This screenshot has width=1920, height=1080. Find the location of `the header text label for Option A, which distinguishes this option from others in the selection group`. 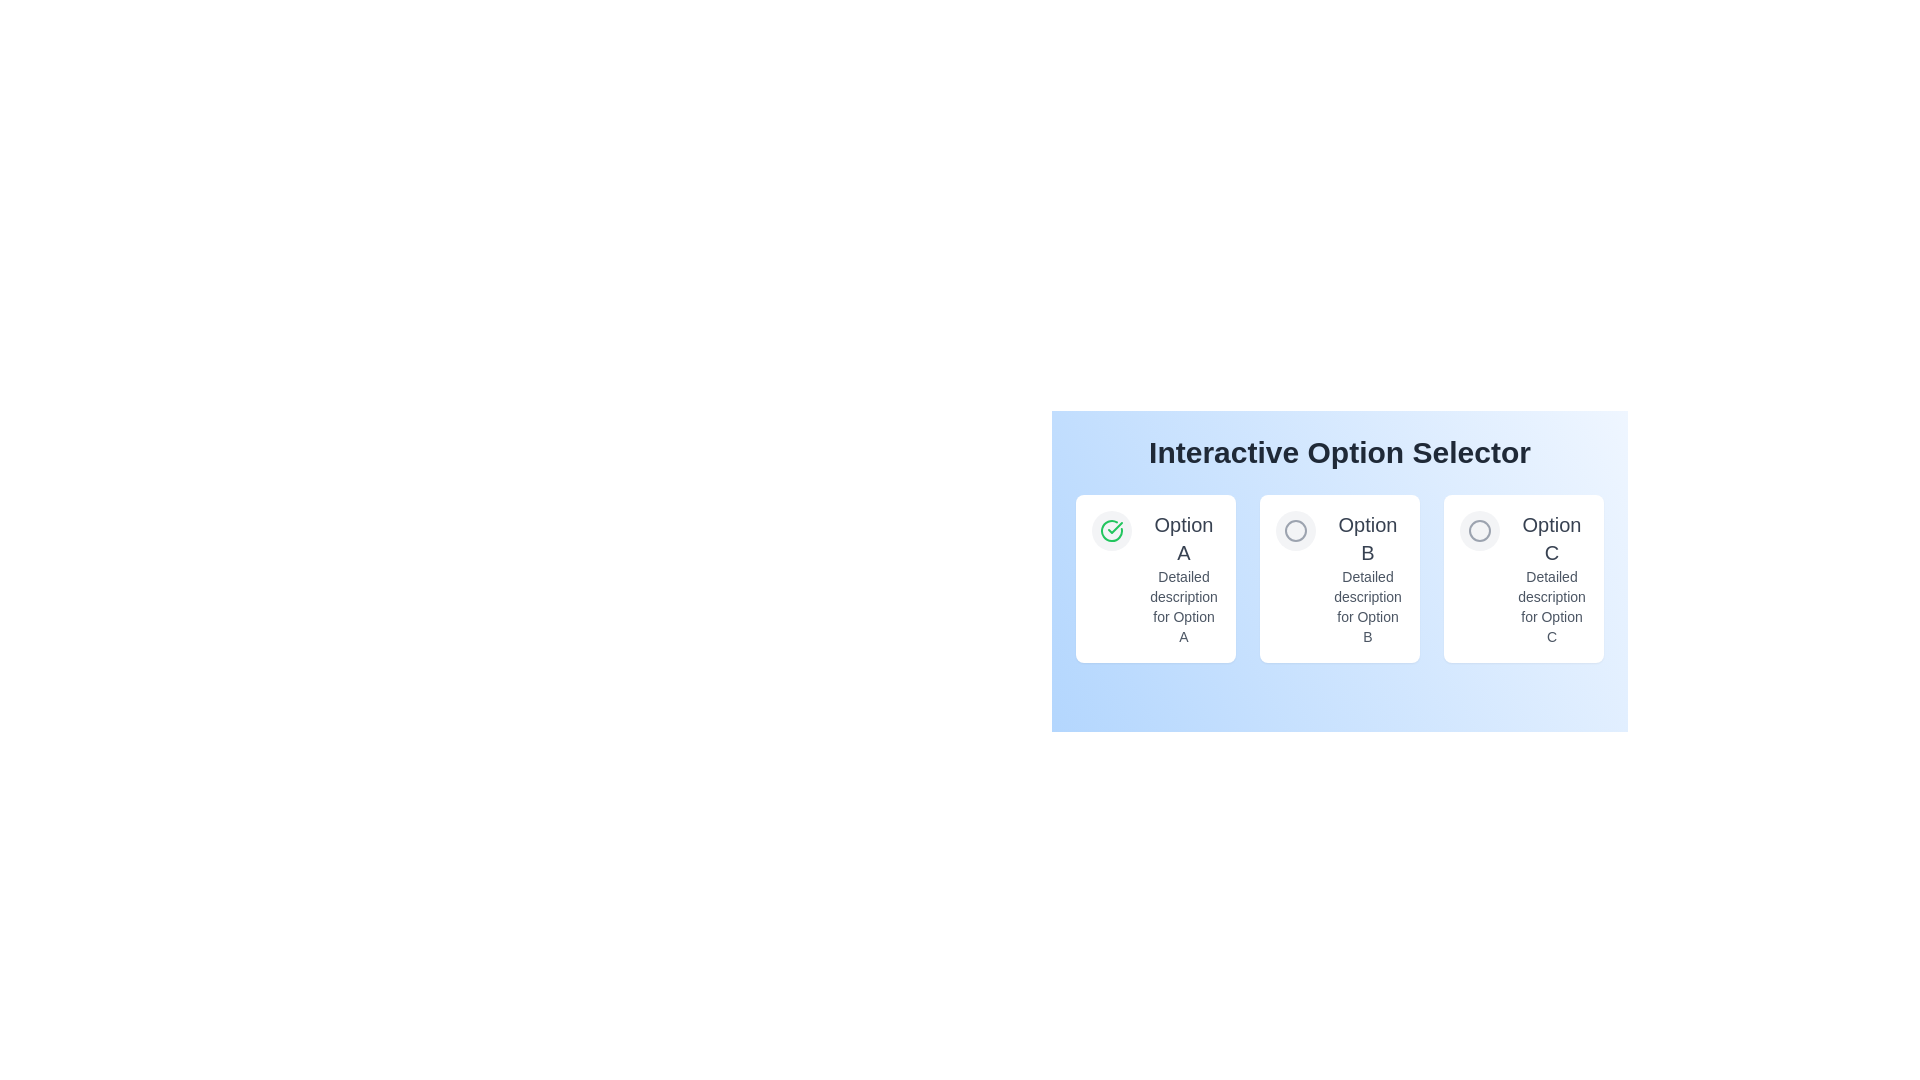

the header text label for Option A, which distinguishes this option from others in the selection group is located at coordinates (1184, 538).